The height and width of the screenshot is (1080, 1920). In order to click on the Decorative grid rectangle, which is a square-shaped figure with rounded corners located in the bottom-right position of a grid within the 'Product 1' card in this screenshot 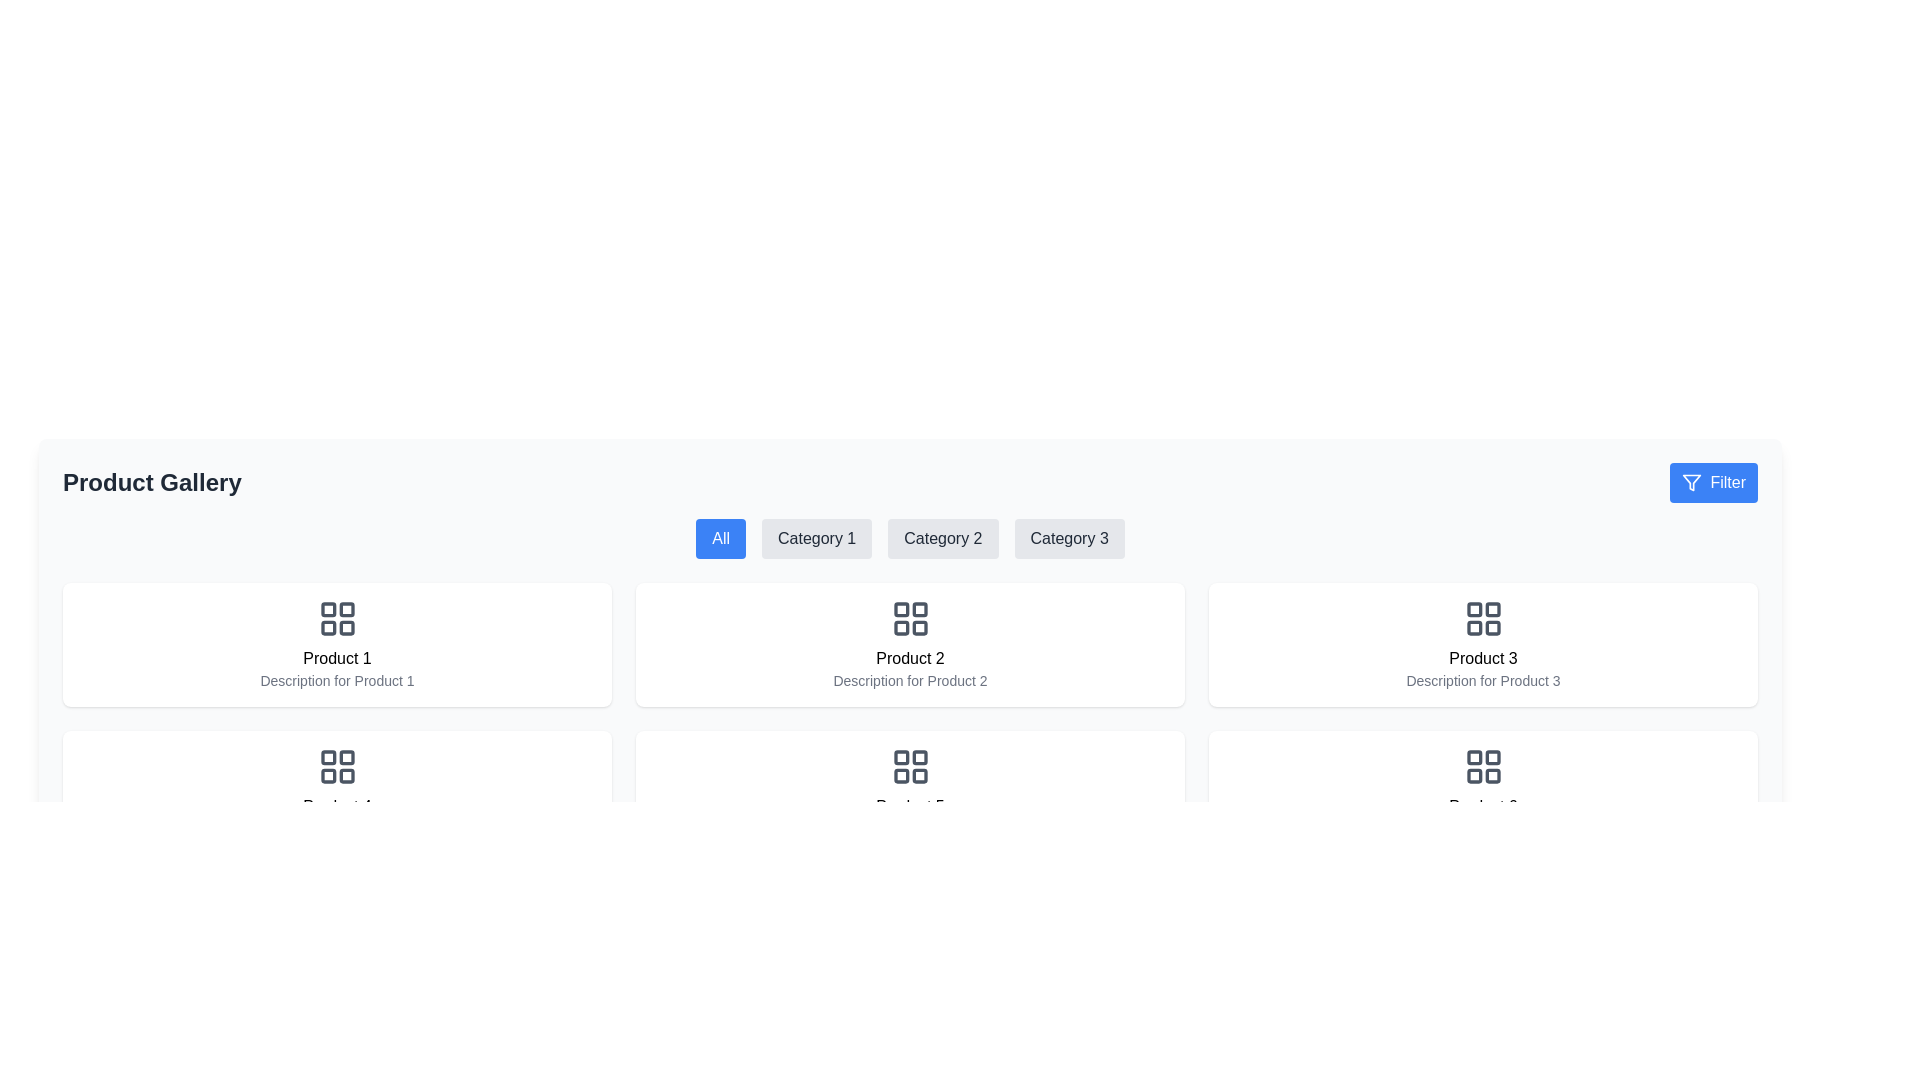, I will do `click(346, 627)`.